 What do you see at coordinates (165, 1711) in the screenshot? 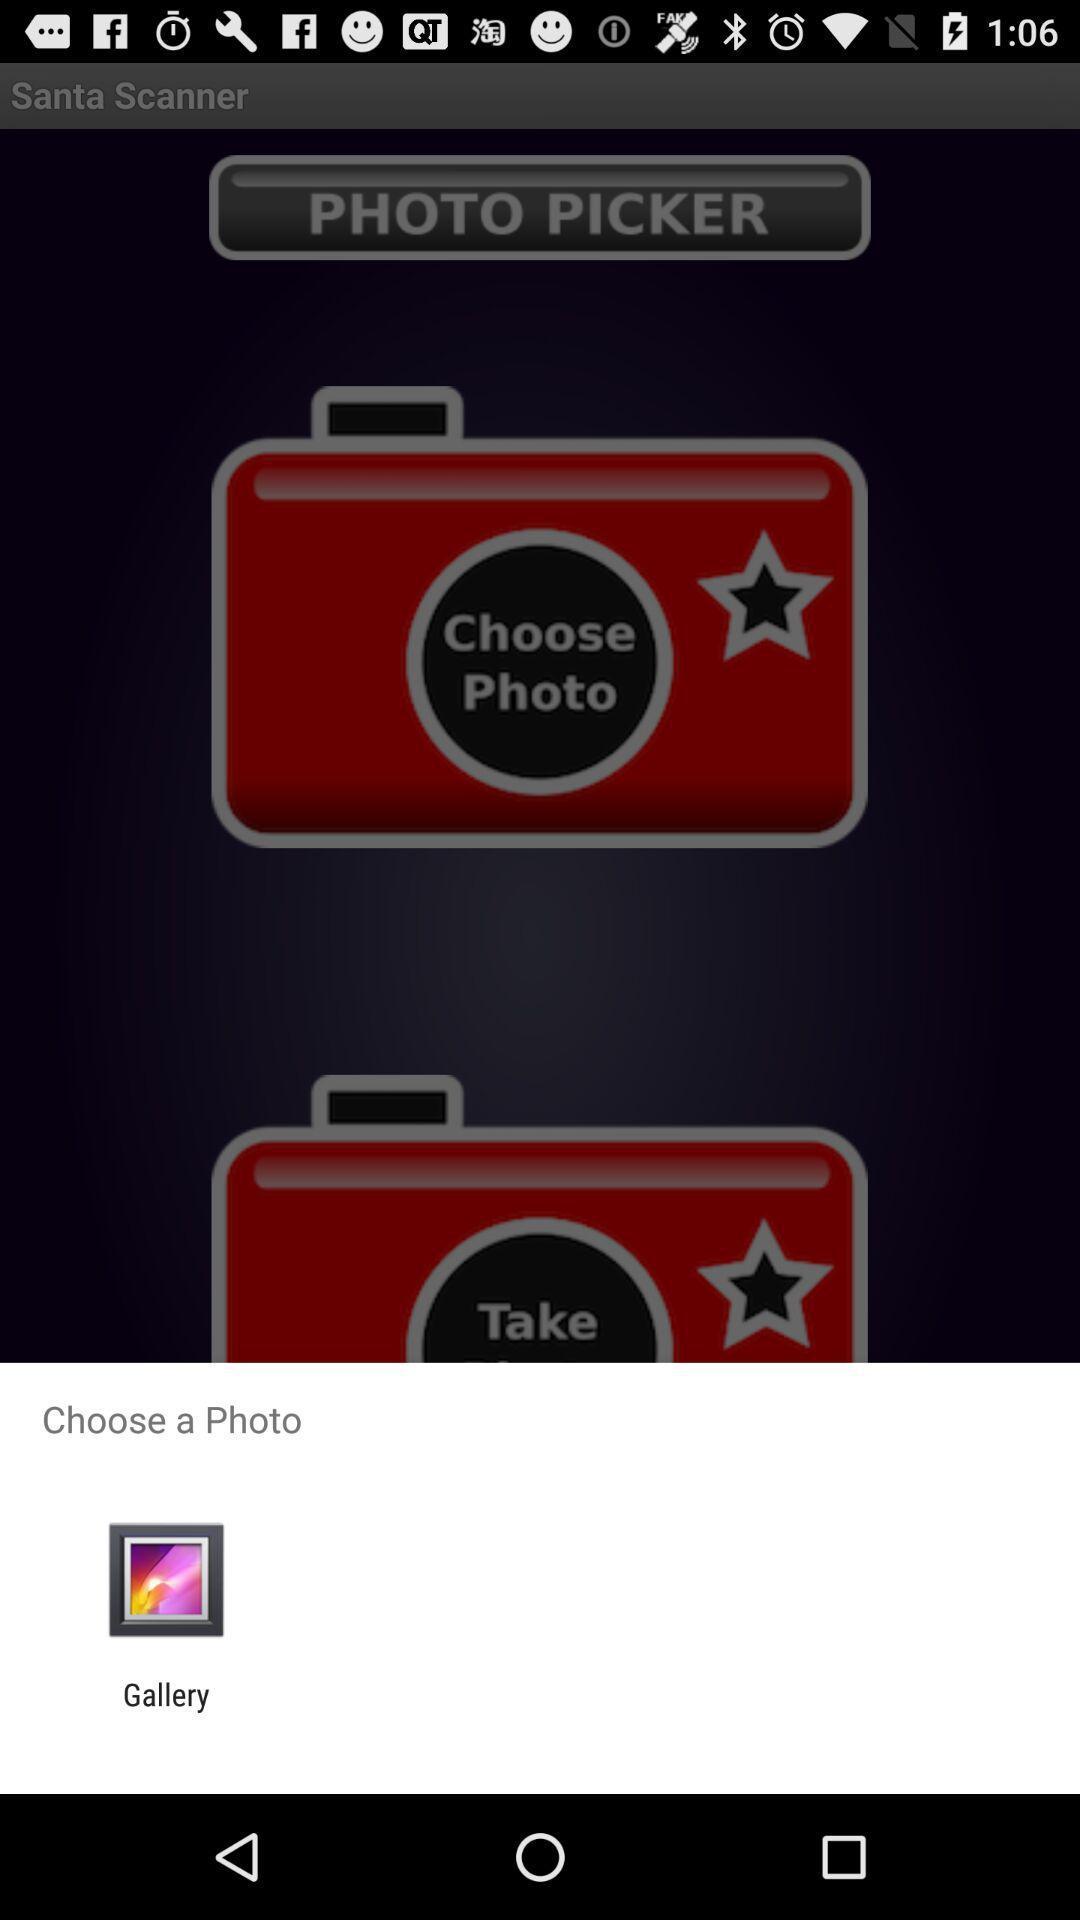
I see `gallery item` at bounding box center [165, 1711].